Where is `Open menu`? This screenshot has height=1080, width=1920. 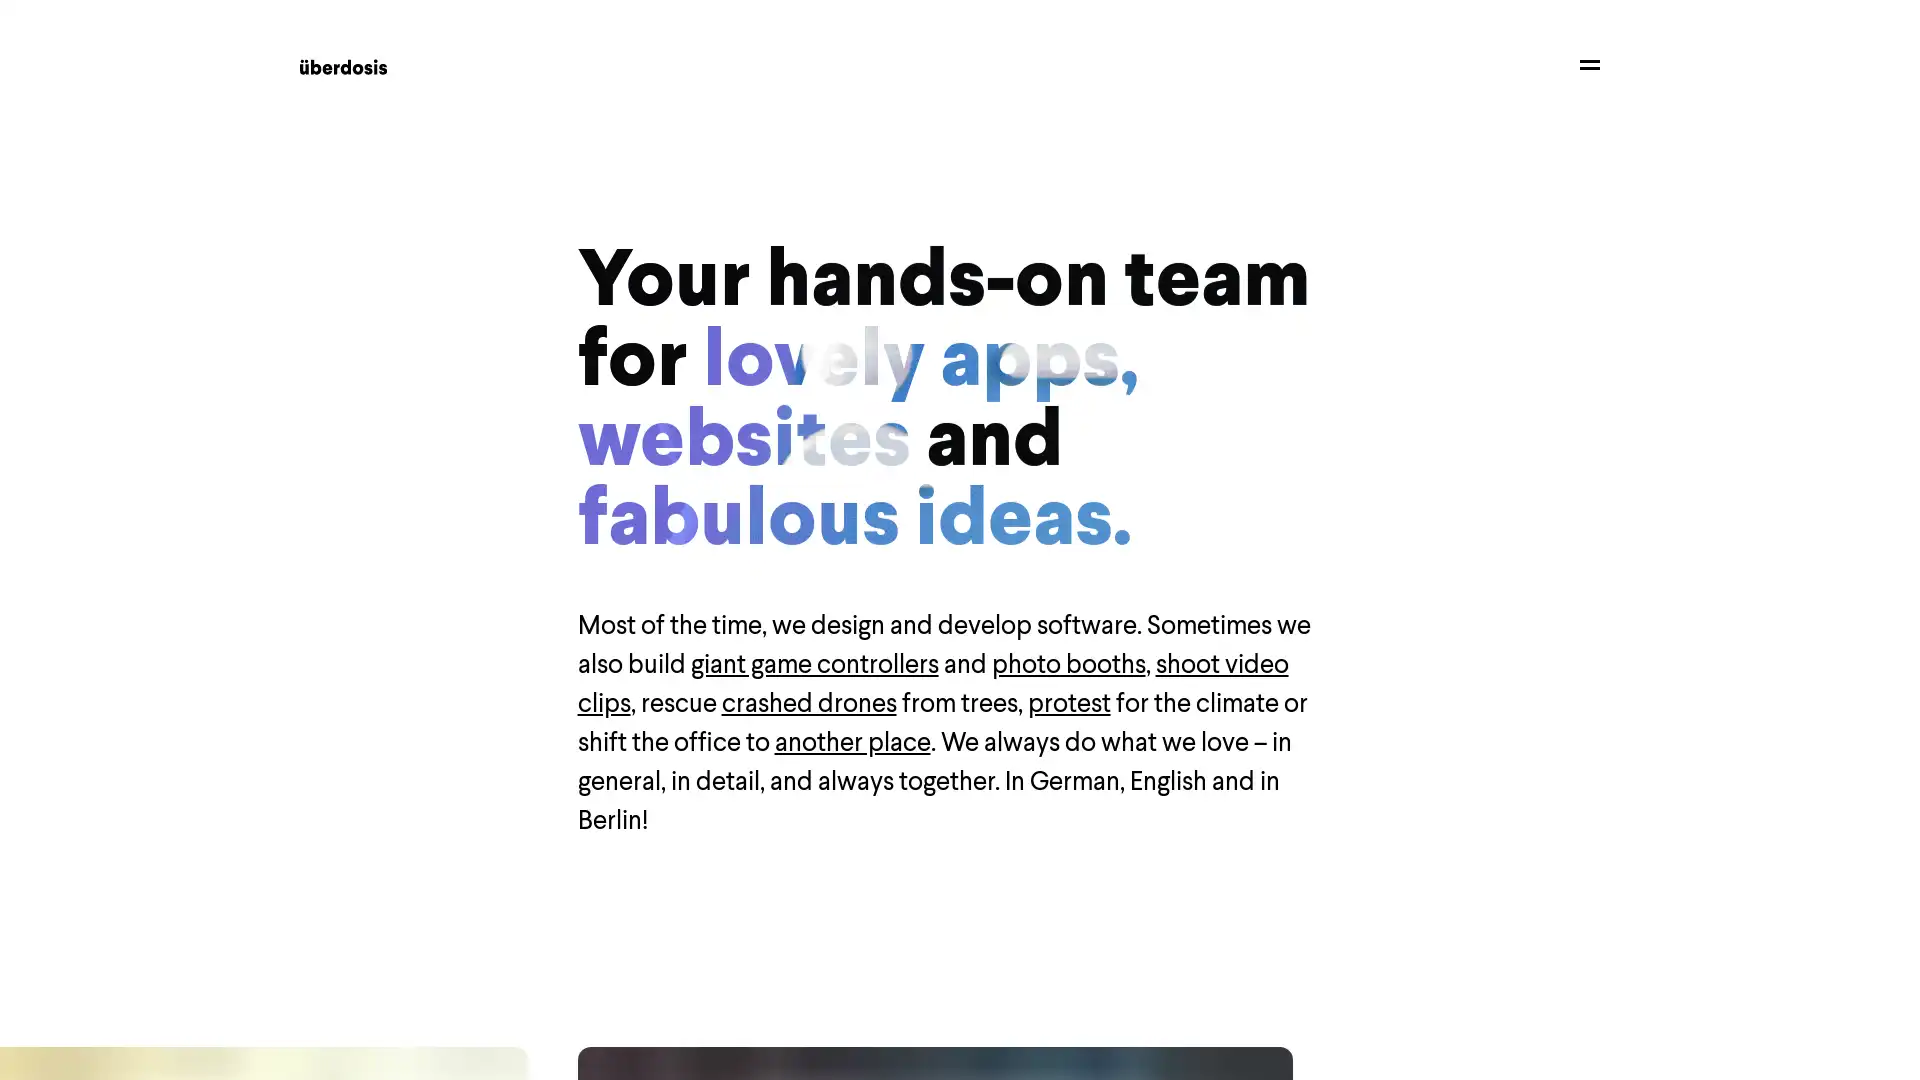 Open menu is located at coordinates (1588, 63).